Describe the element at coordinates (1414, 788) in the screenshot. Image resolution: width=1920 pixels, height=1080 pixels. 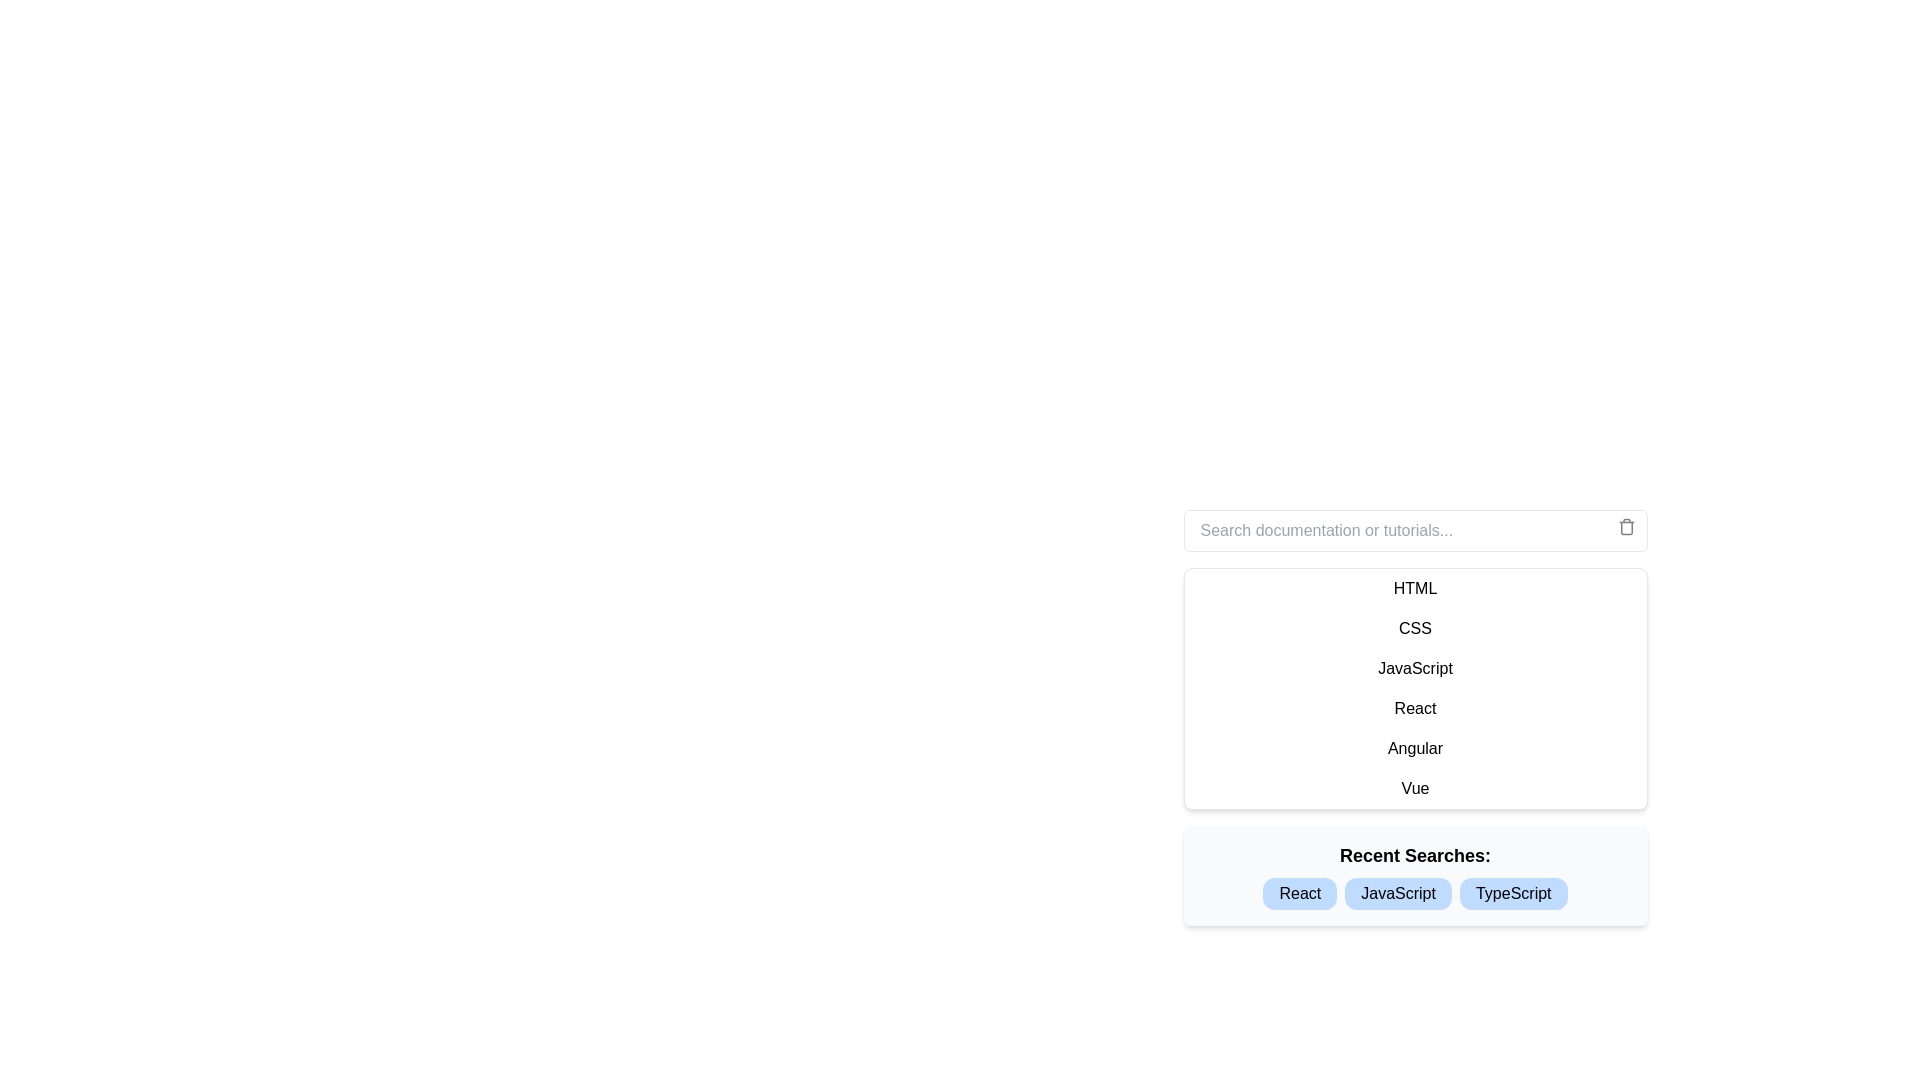
I see `the last text-based menu item within a vertical list of six items` at that location.